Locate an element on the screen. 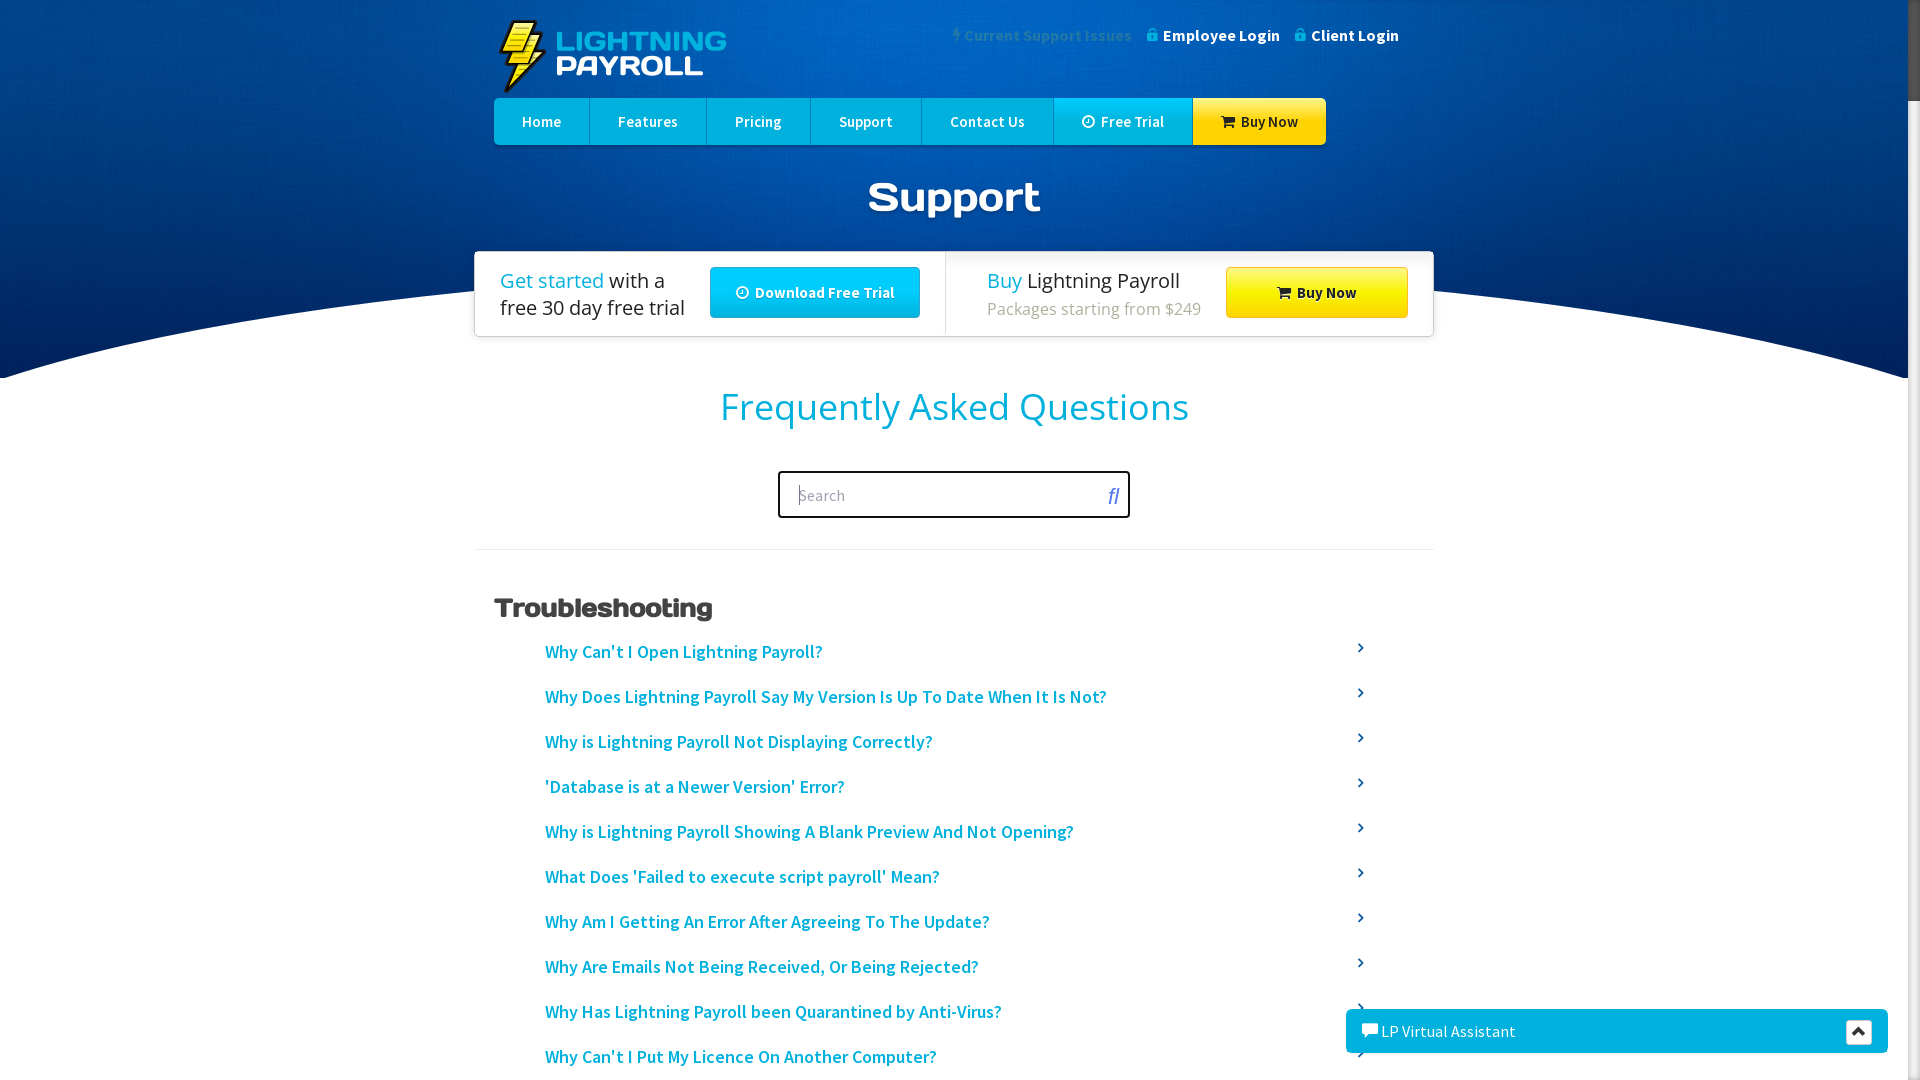 The image size is (1920, 1080). 'Contact Us' is located at coordinates (987, 121).